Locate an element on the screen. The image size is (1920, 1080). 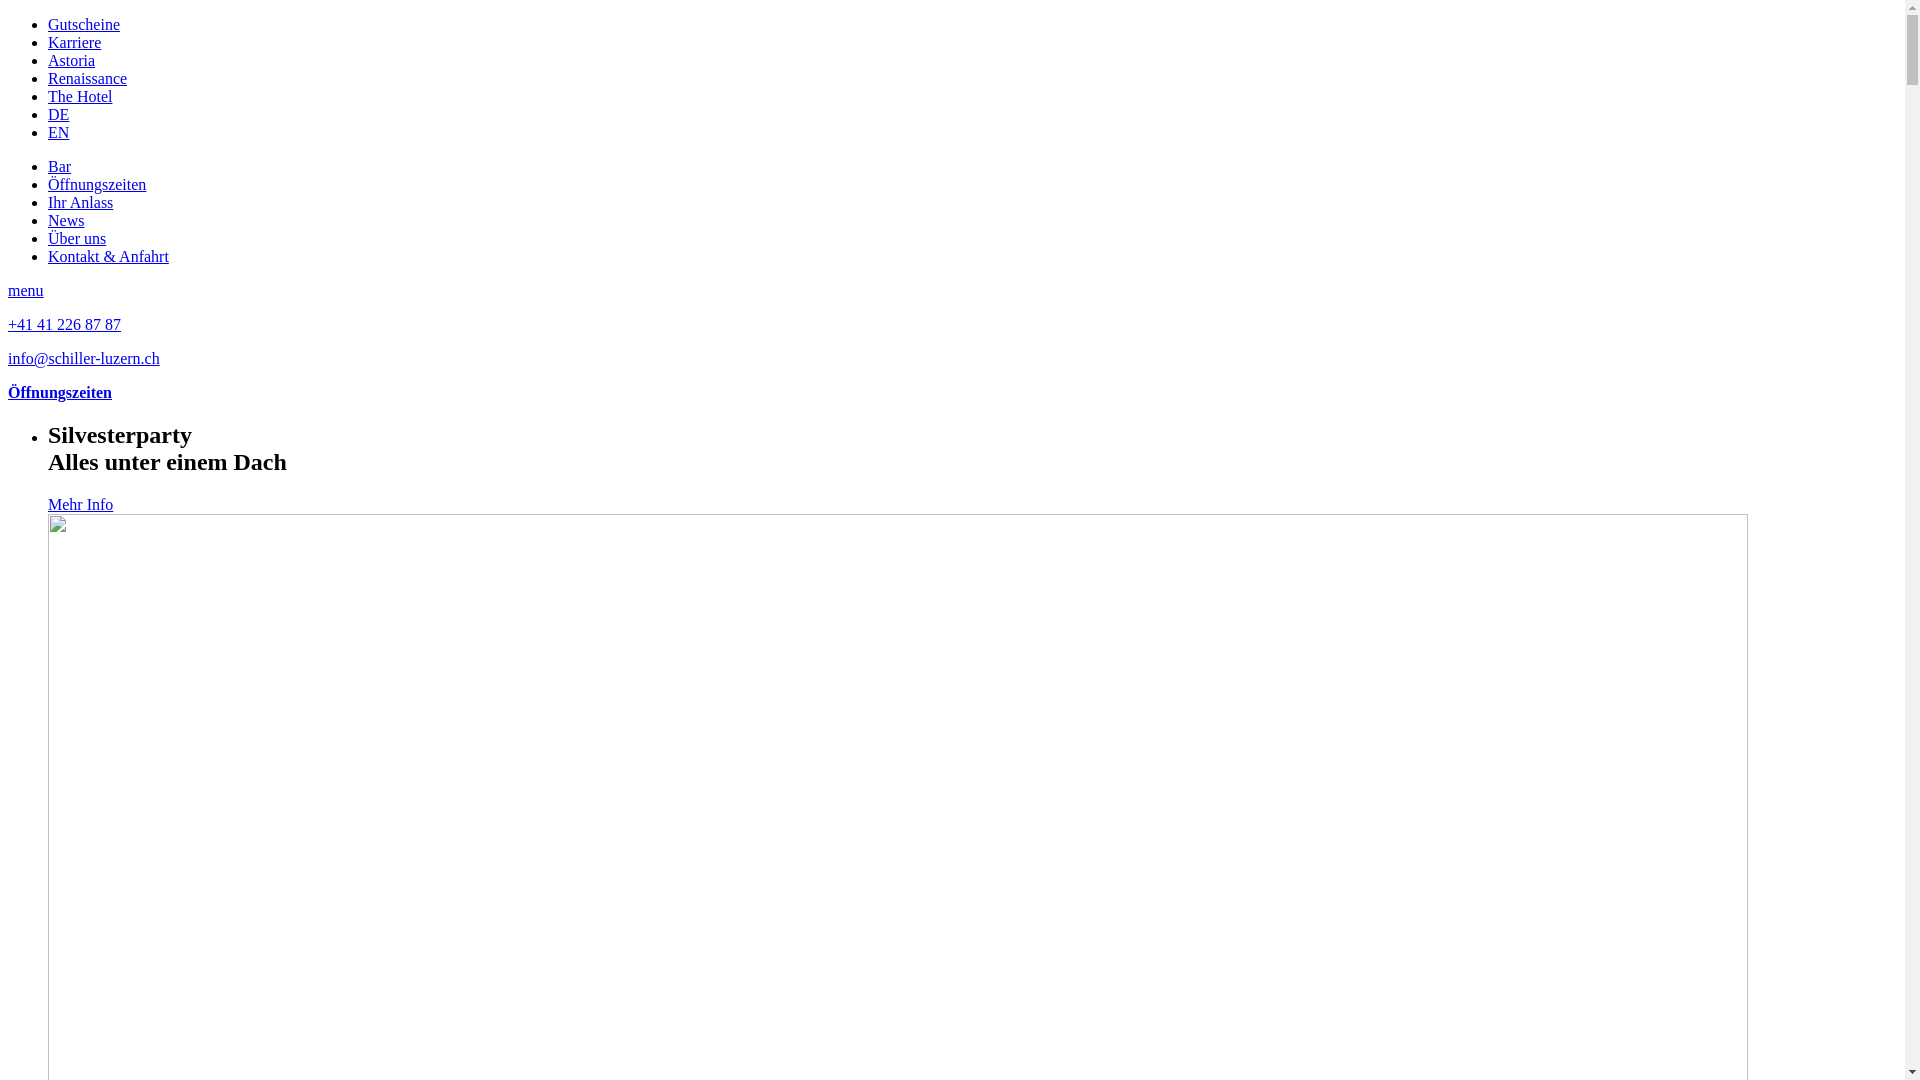
'Astoria' is located at coordinates (71, 59).